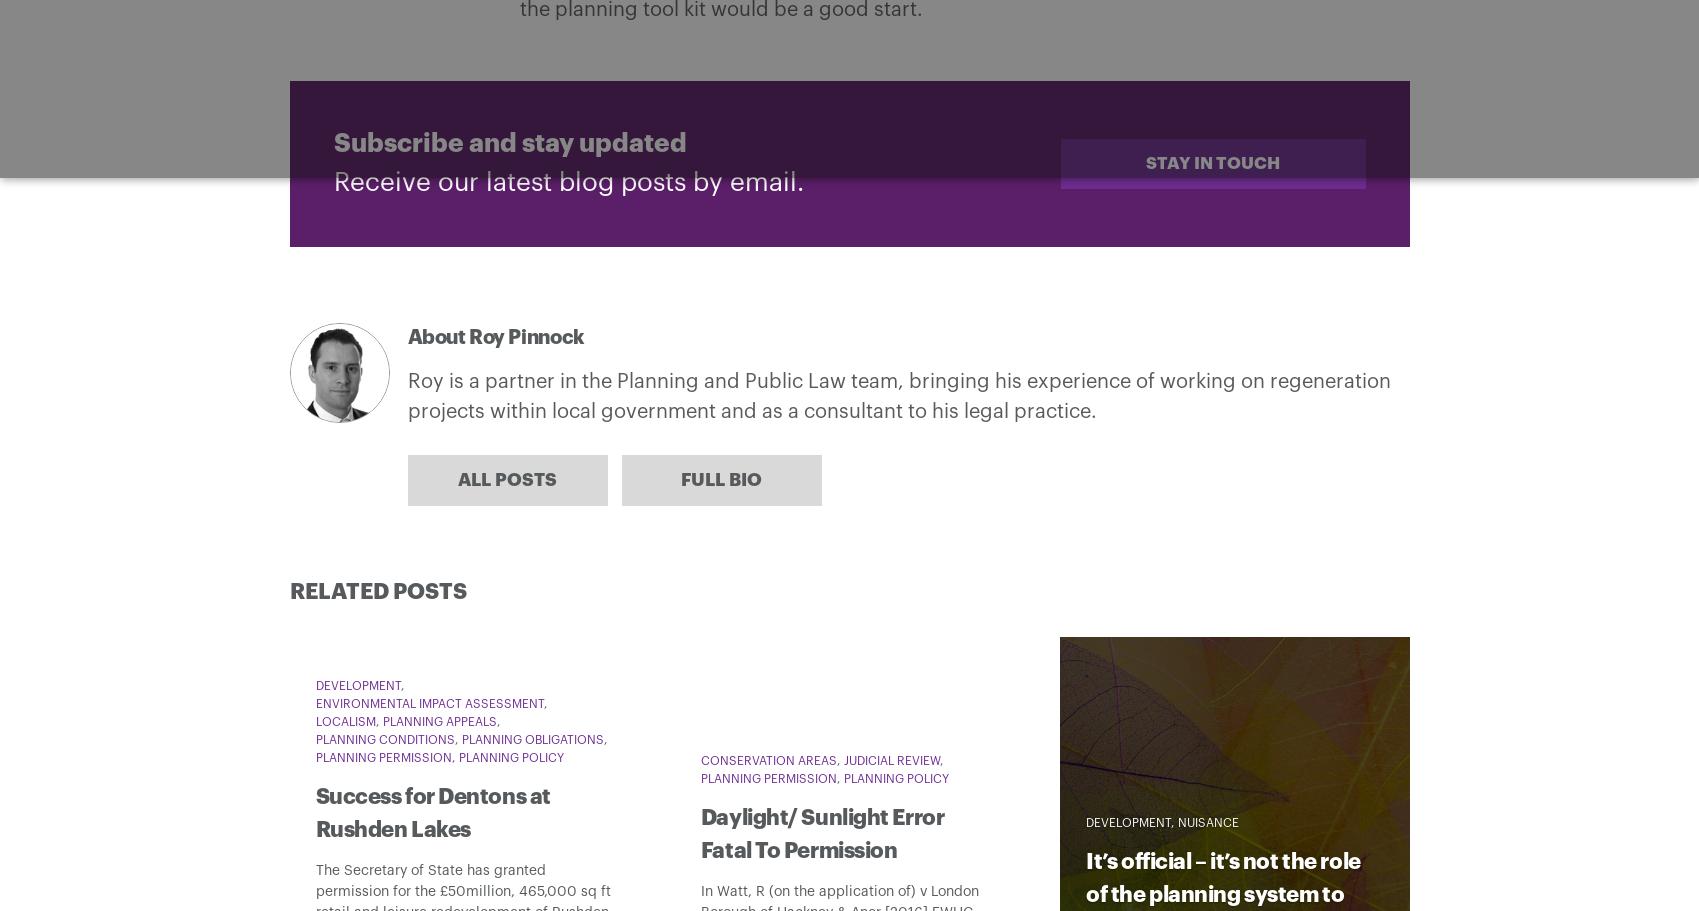 This screenshot has width=1699, height=911. Describe the element at coordinates (767, 759) in the screenshot. I see `'Conservation Areas'` at that location.